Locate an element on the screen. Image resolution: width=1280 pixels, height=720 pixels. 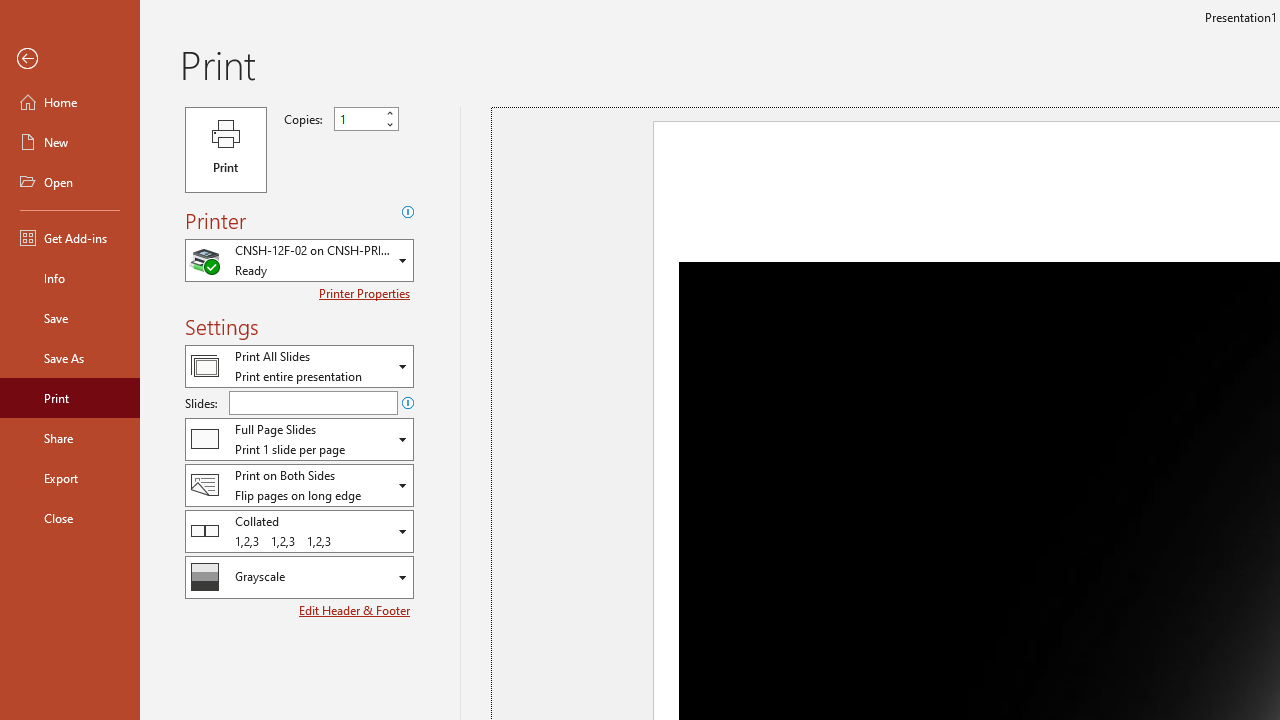
'Collation' is located at coordinates (298, 530).